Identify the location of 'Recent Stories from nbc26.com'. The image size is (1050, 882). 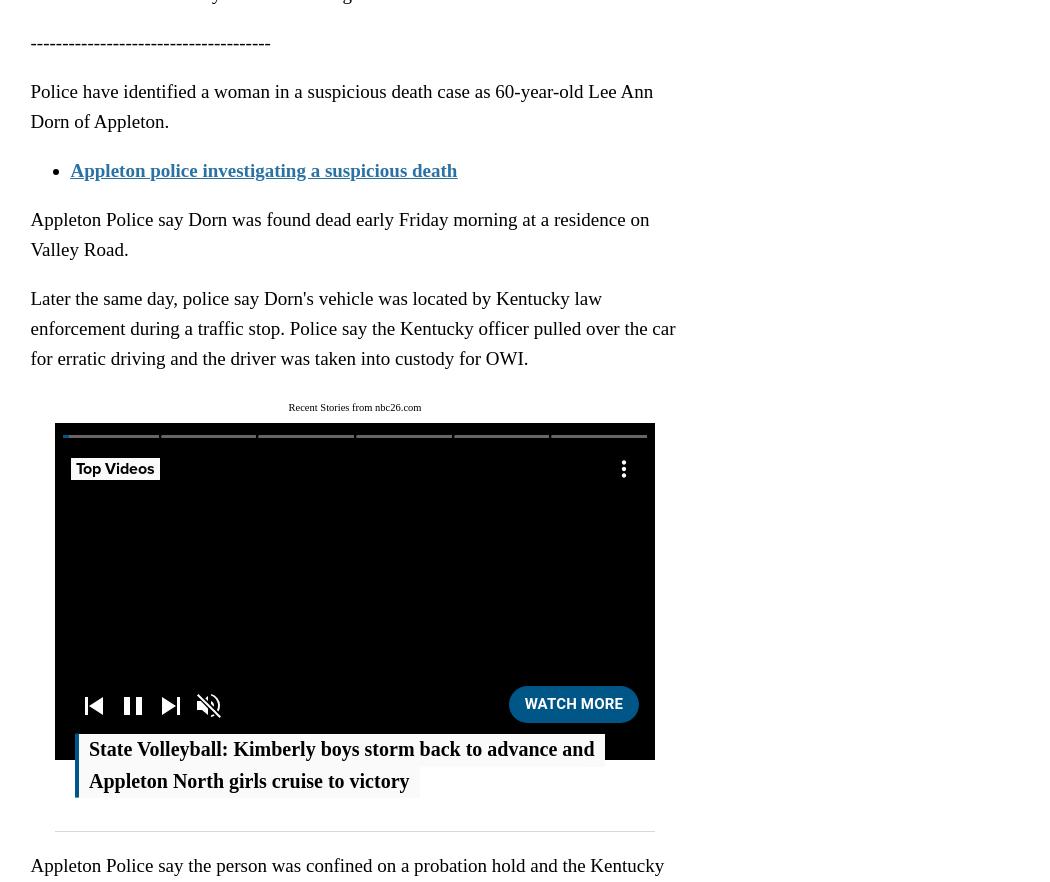
(353, 406).